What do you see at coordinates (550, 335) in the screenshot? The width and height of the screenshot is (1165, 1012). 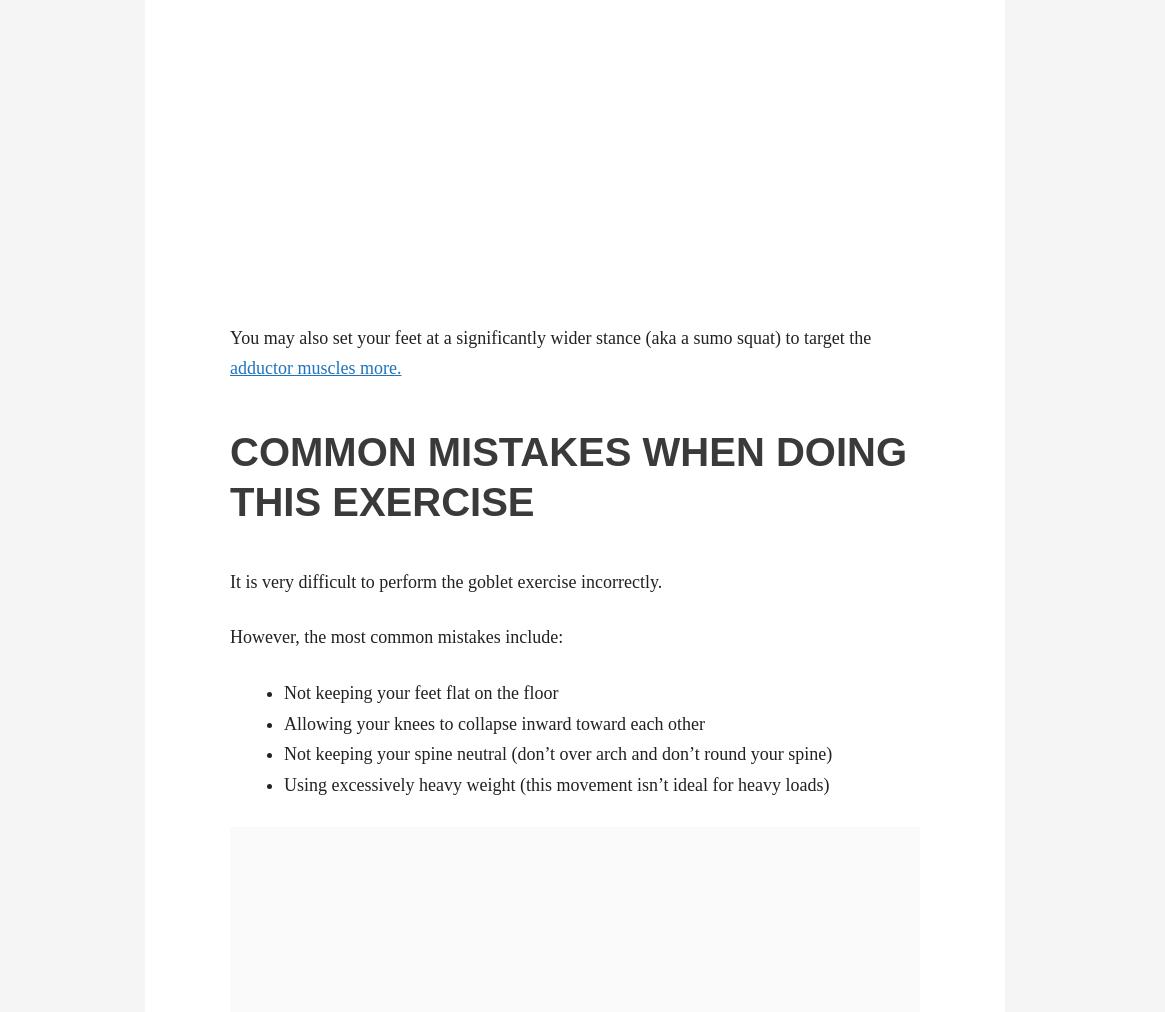 I see `'You may also set your feet at a significantly wider stance (aka a sumo squat) to target the'` at bounding box center [550, 335].